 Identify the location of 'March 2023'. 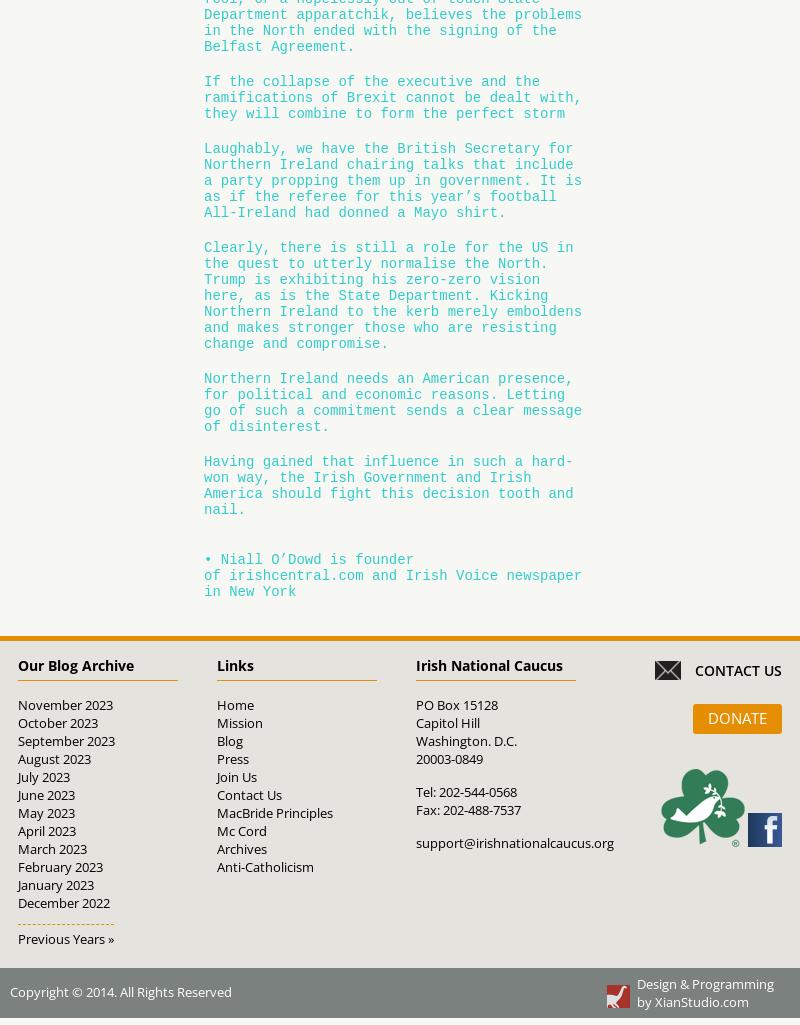
(17, 847).